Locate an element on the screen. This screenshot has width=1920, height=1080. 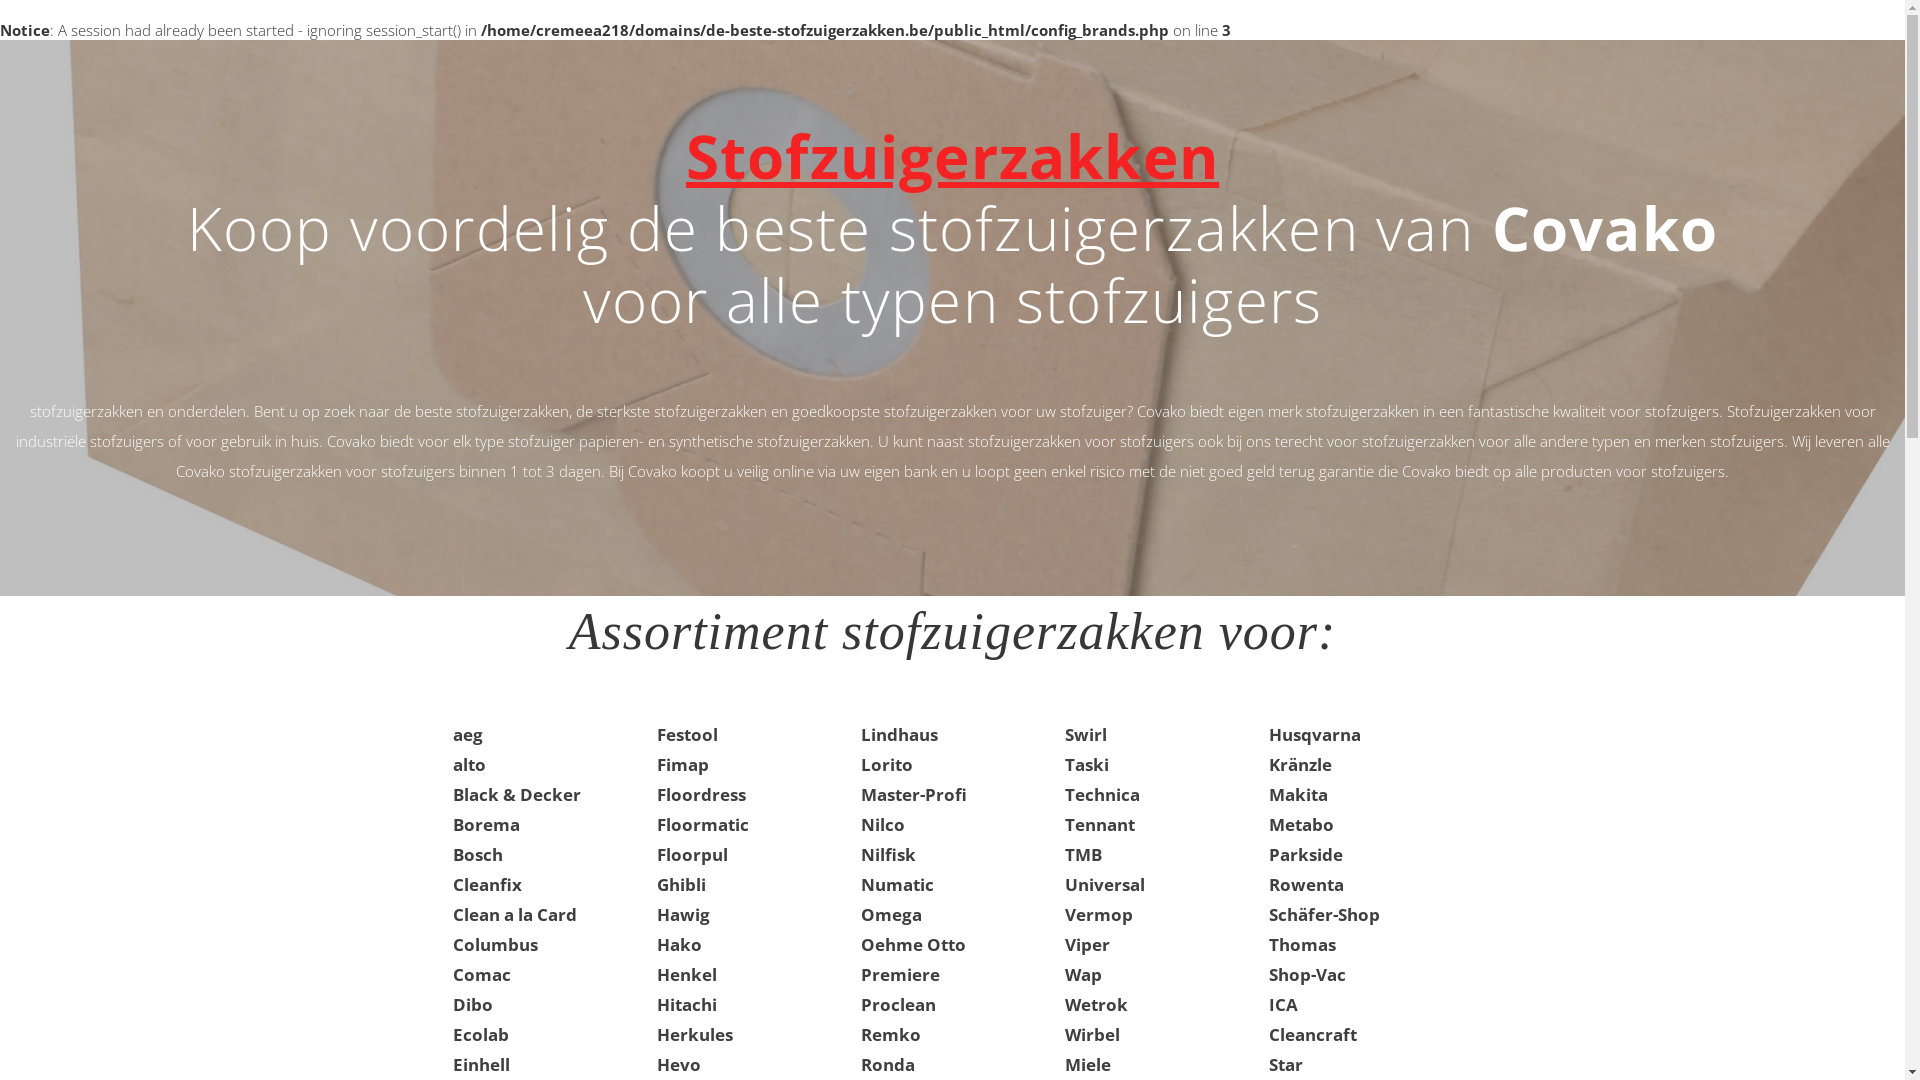
'Stofzuigerzakken' is located at coordinates (951, 154).